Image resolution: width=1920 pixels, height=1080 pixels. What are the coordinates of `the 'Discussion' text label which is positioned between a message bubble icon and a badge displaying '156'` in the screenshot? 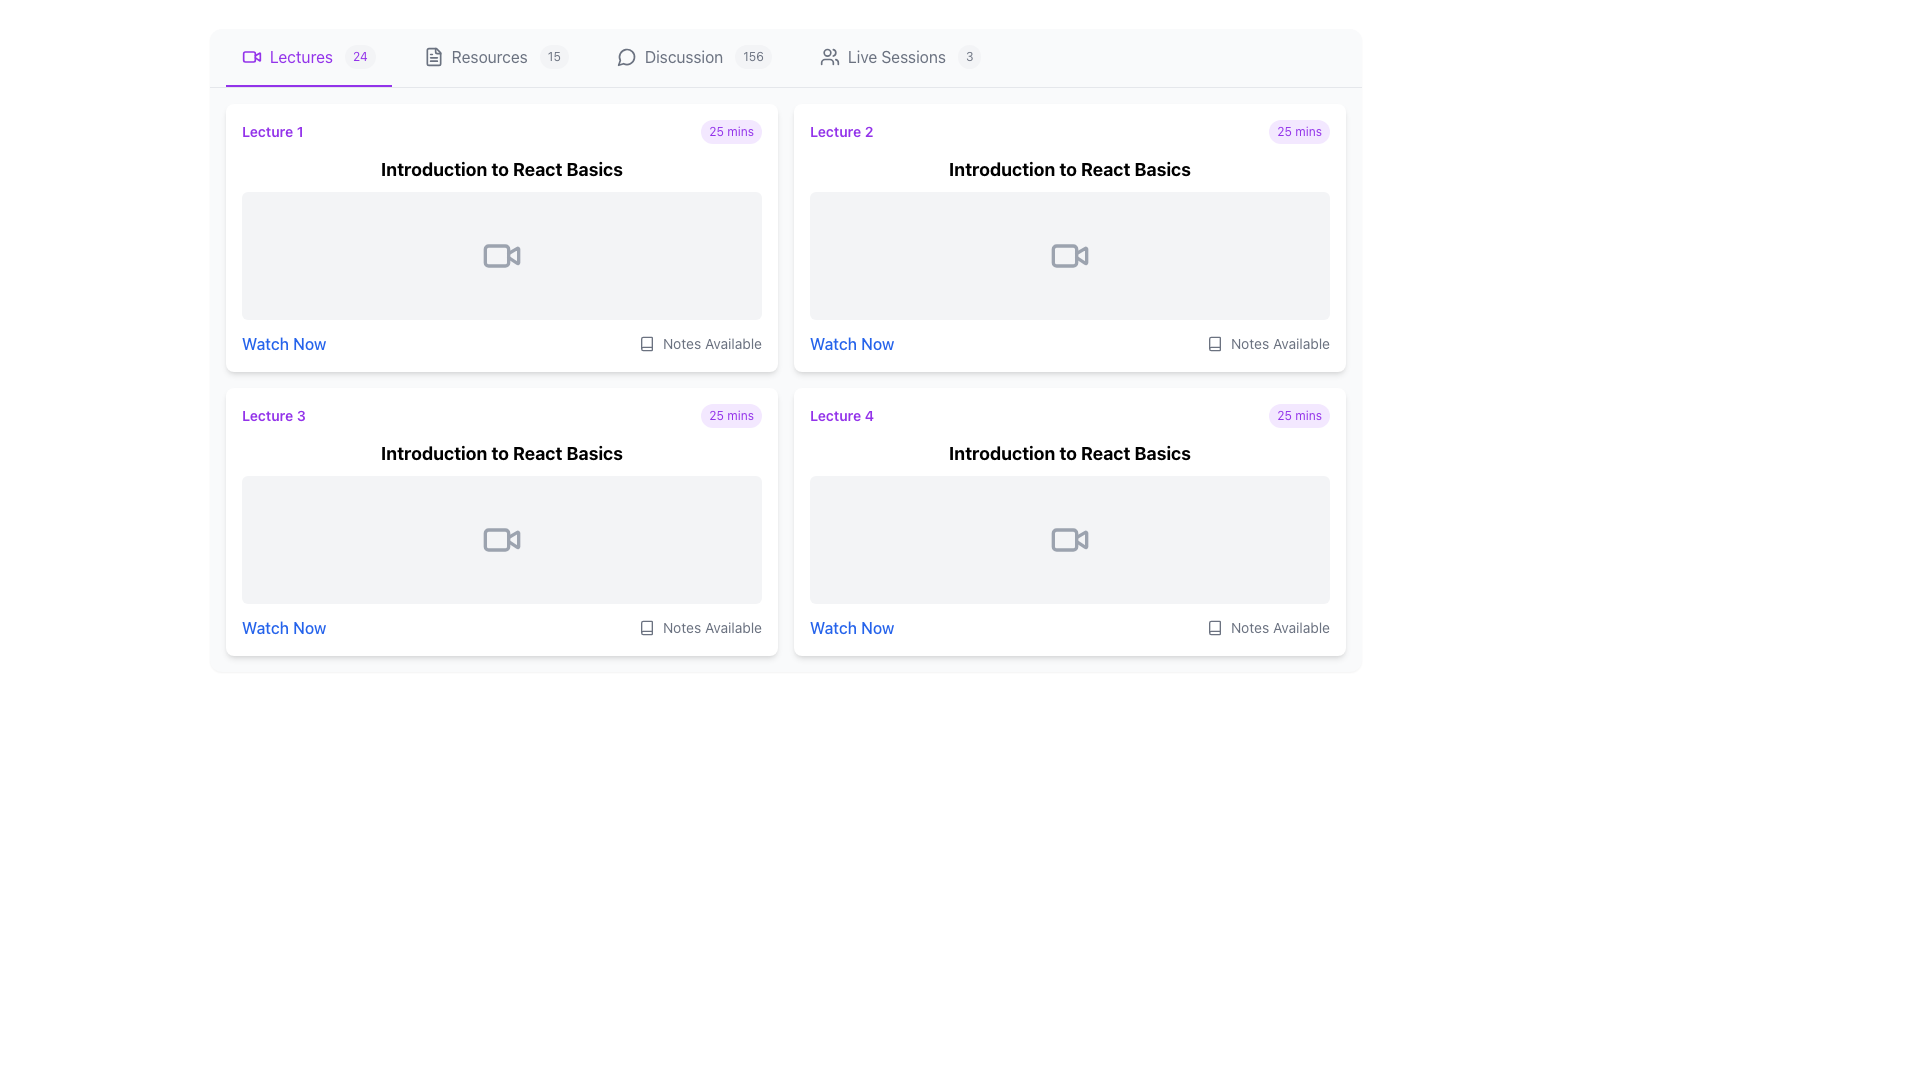 It's located at (684, 56).